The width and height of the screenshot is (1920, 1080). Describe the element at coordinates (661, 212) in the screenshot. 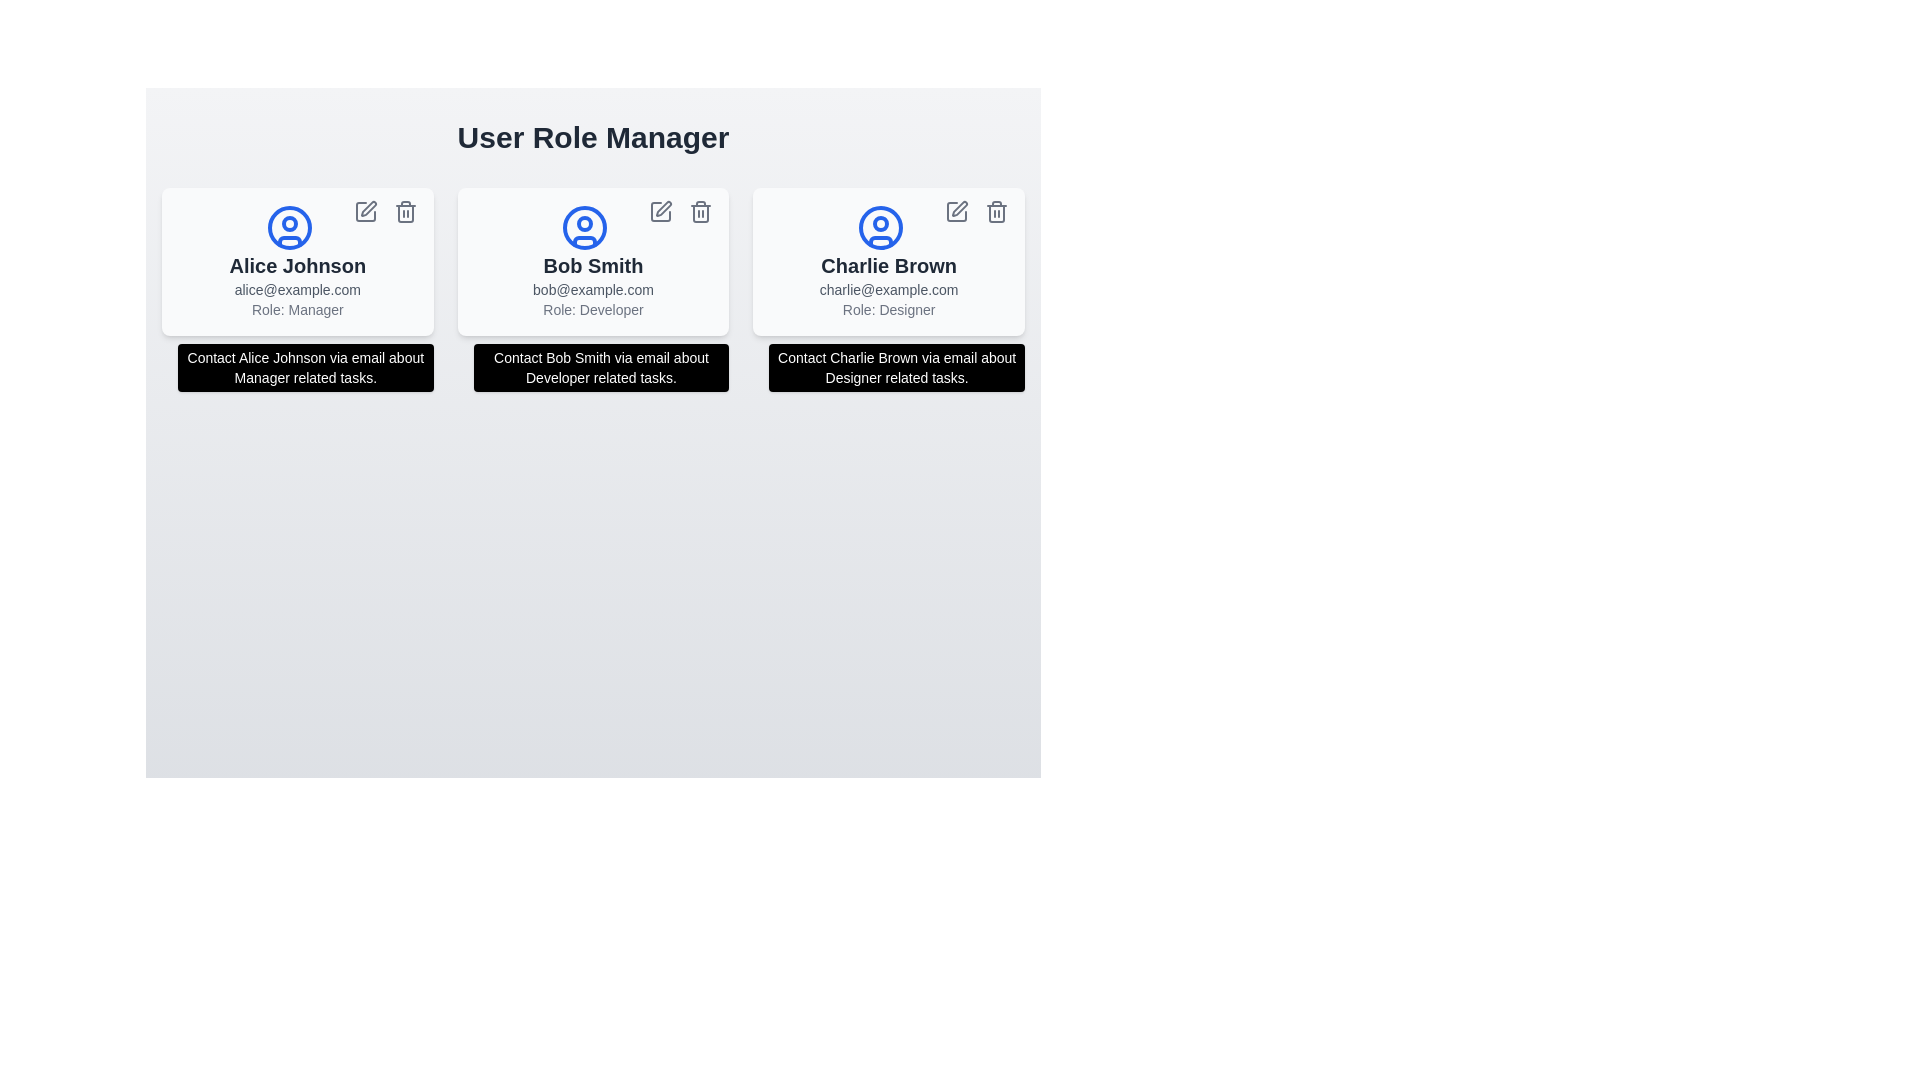

I see `the edit button icon located in the top-right region of the card labeled 'Bob Smith'` at that location.